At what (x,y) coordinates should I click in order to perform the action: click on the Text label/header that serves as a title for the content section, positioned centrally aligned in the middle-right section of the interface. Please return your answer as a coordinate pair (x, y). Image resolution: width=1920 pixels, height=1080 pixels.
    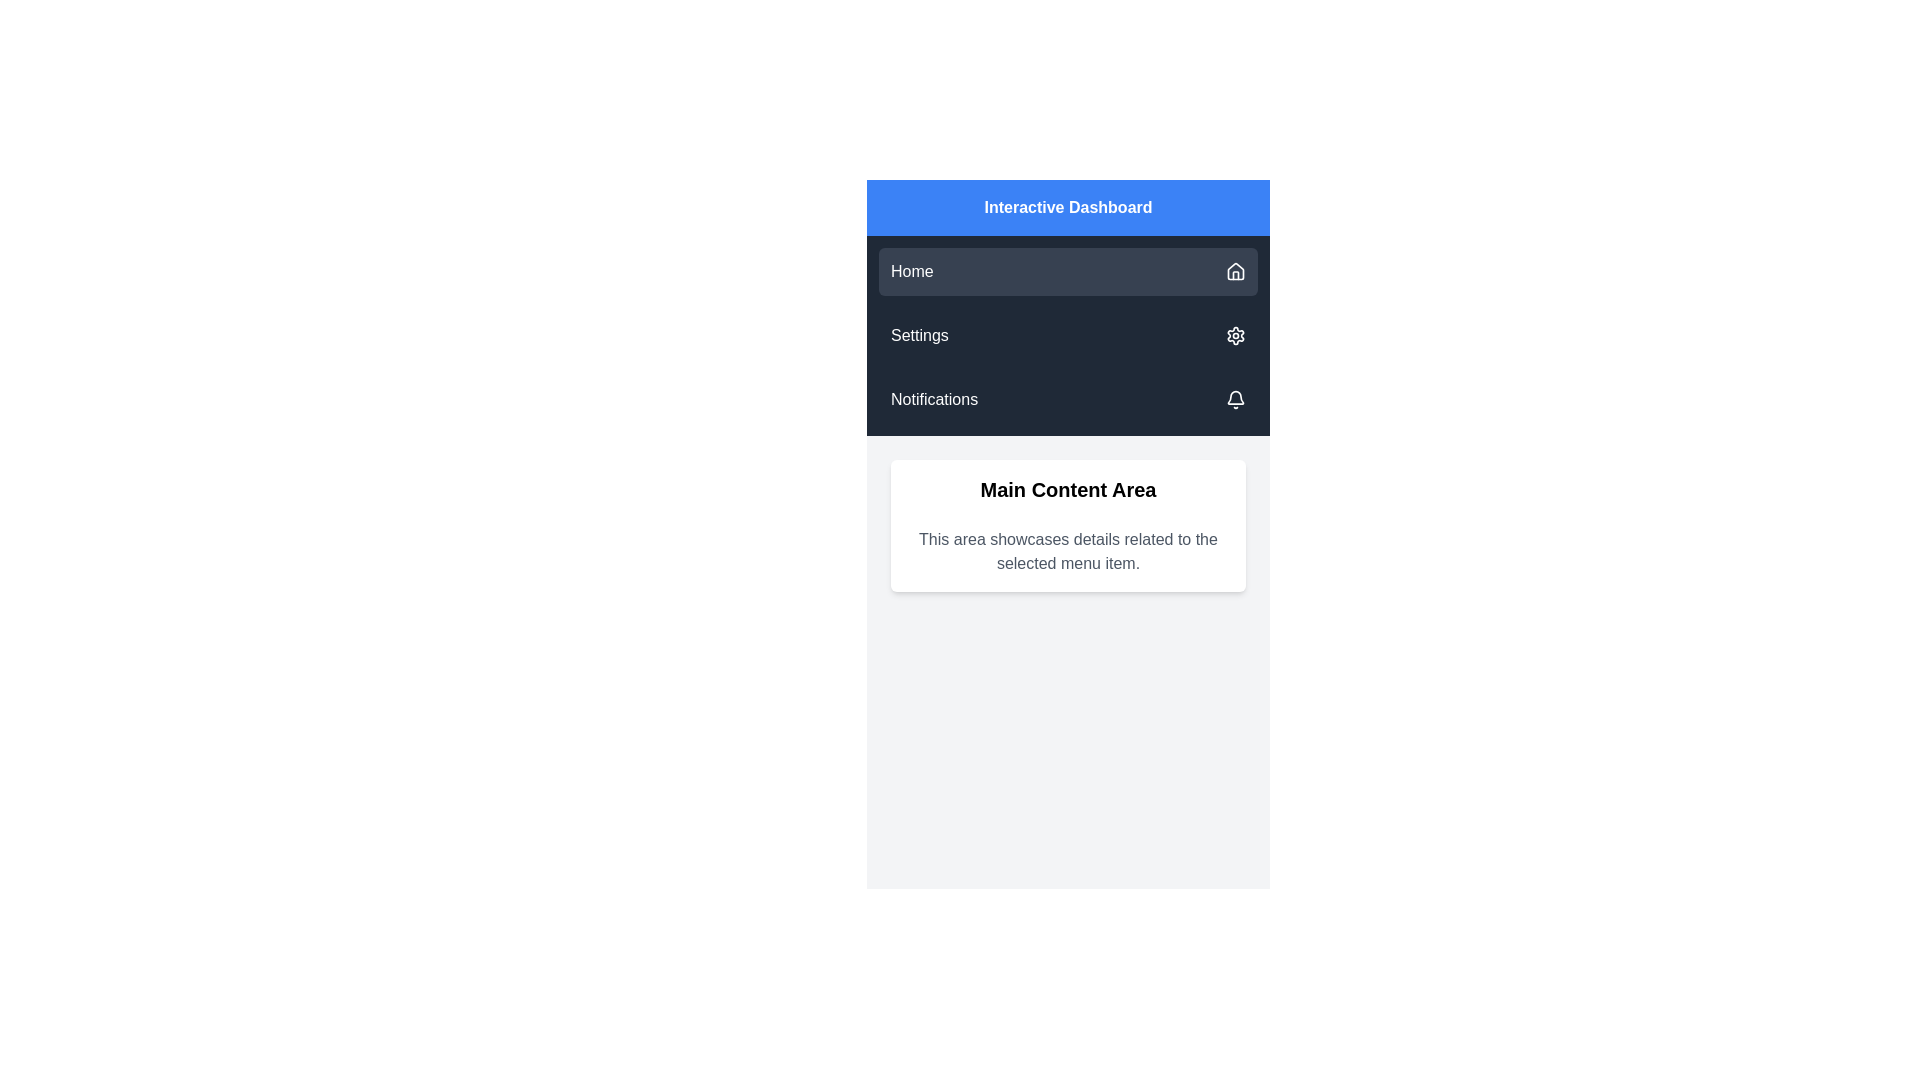
    Looking at the image, I should click on (1067, 489).